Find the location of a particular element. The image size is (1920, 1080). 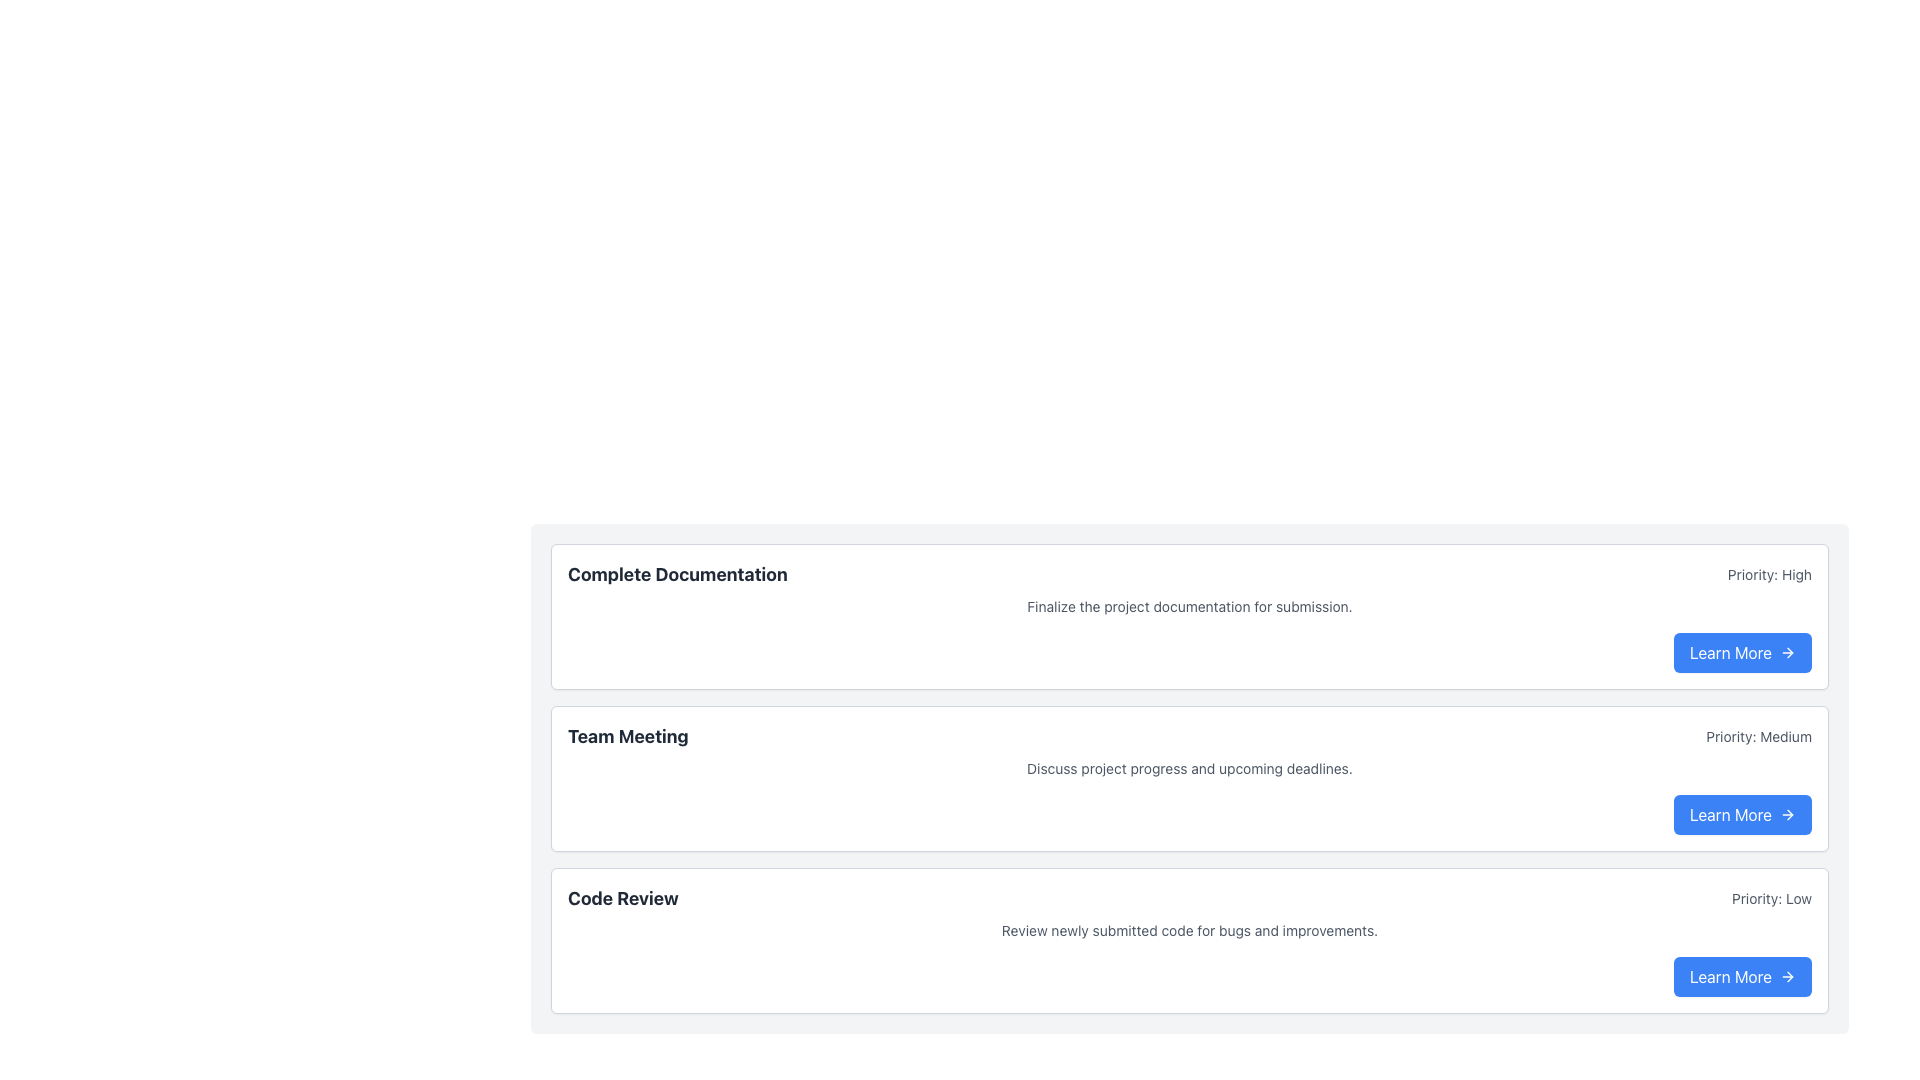

the blue button labeled 'Learn More' with a right-pointing arrow icon located in the bottom-right corner of the third task card is located at coordinates (1741, 814).